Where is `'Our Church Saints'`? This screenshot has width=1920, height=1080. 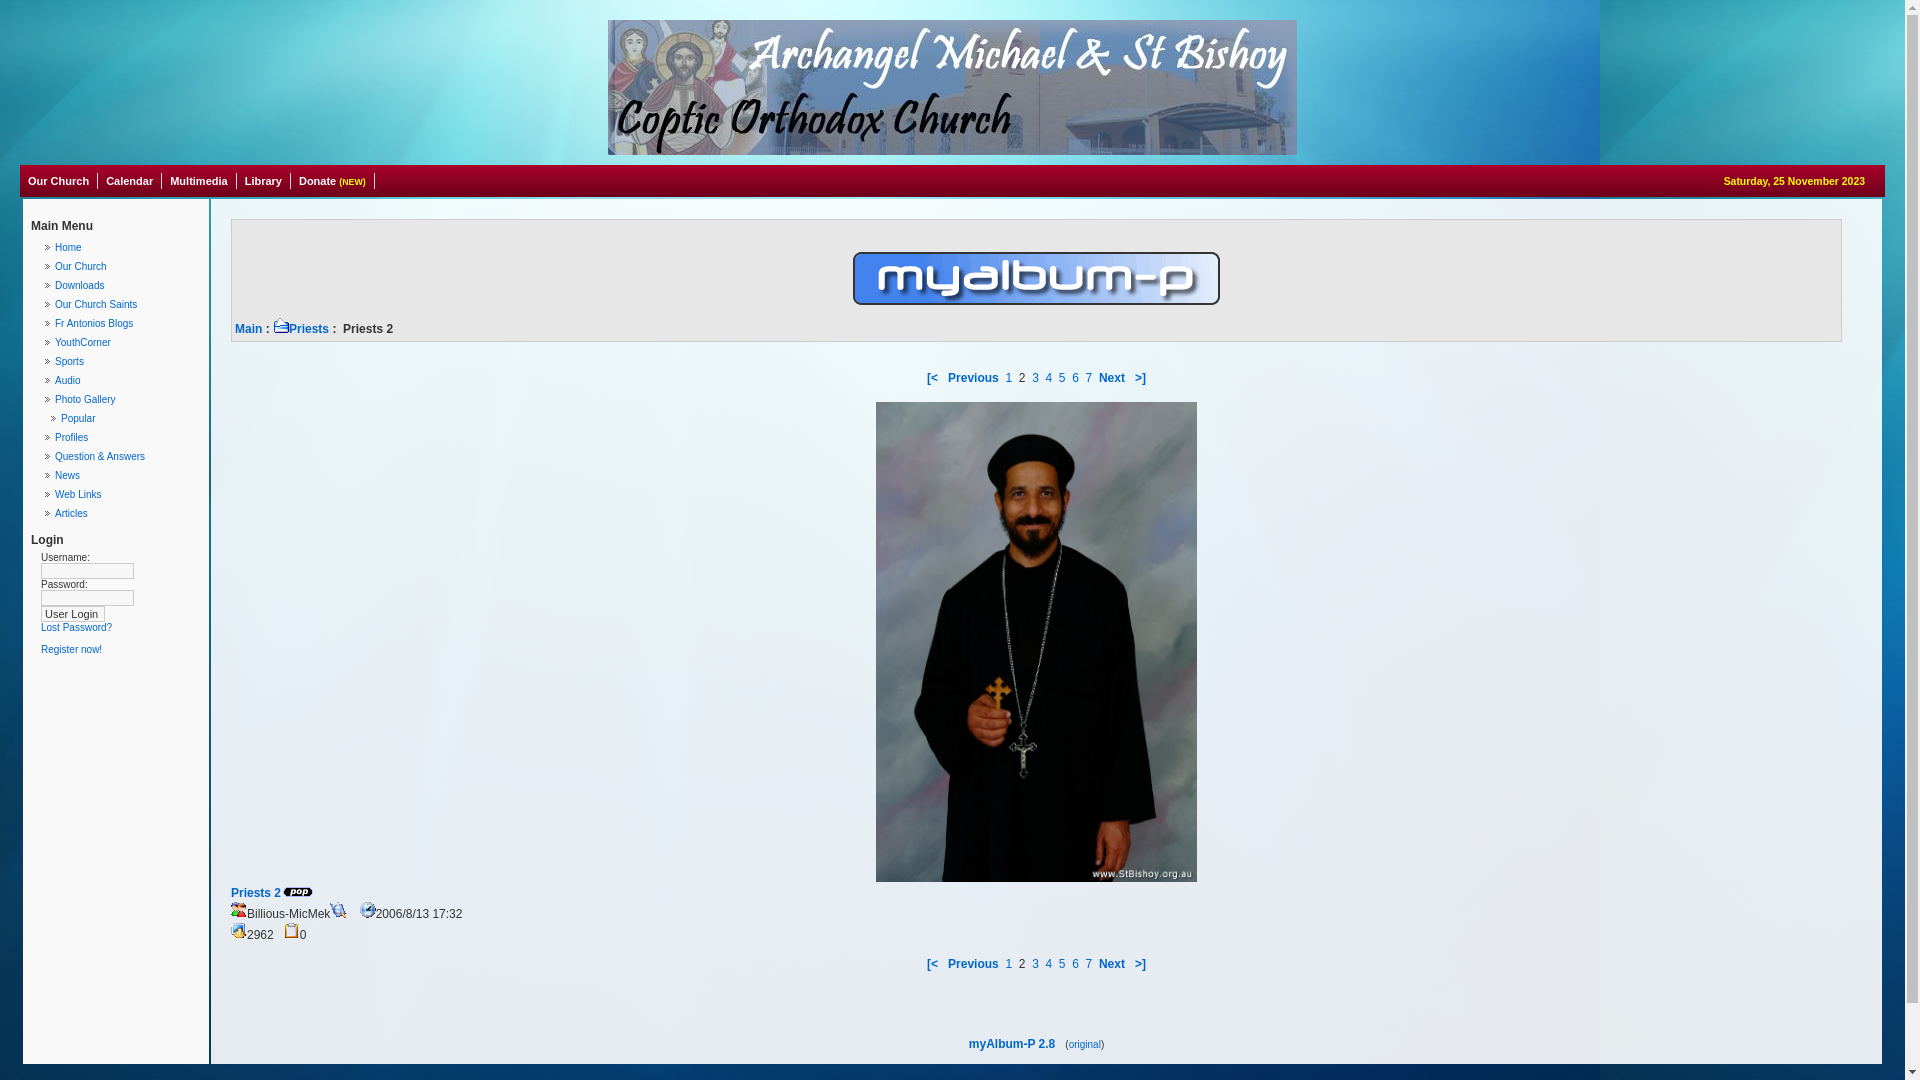 'Our Church Saints' is located at coordinates (119, 304).